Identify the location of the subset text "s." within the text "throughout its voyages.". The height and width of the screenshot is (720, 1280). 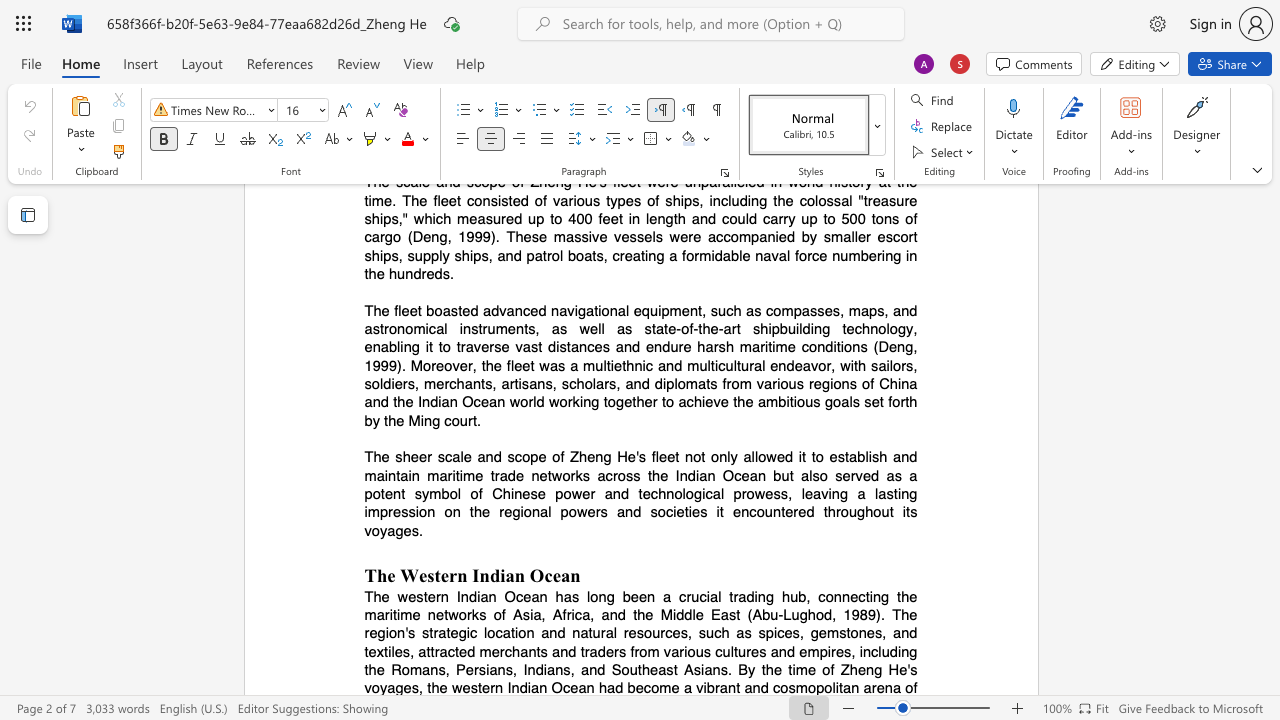
(410, 529).